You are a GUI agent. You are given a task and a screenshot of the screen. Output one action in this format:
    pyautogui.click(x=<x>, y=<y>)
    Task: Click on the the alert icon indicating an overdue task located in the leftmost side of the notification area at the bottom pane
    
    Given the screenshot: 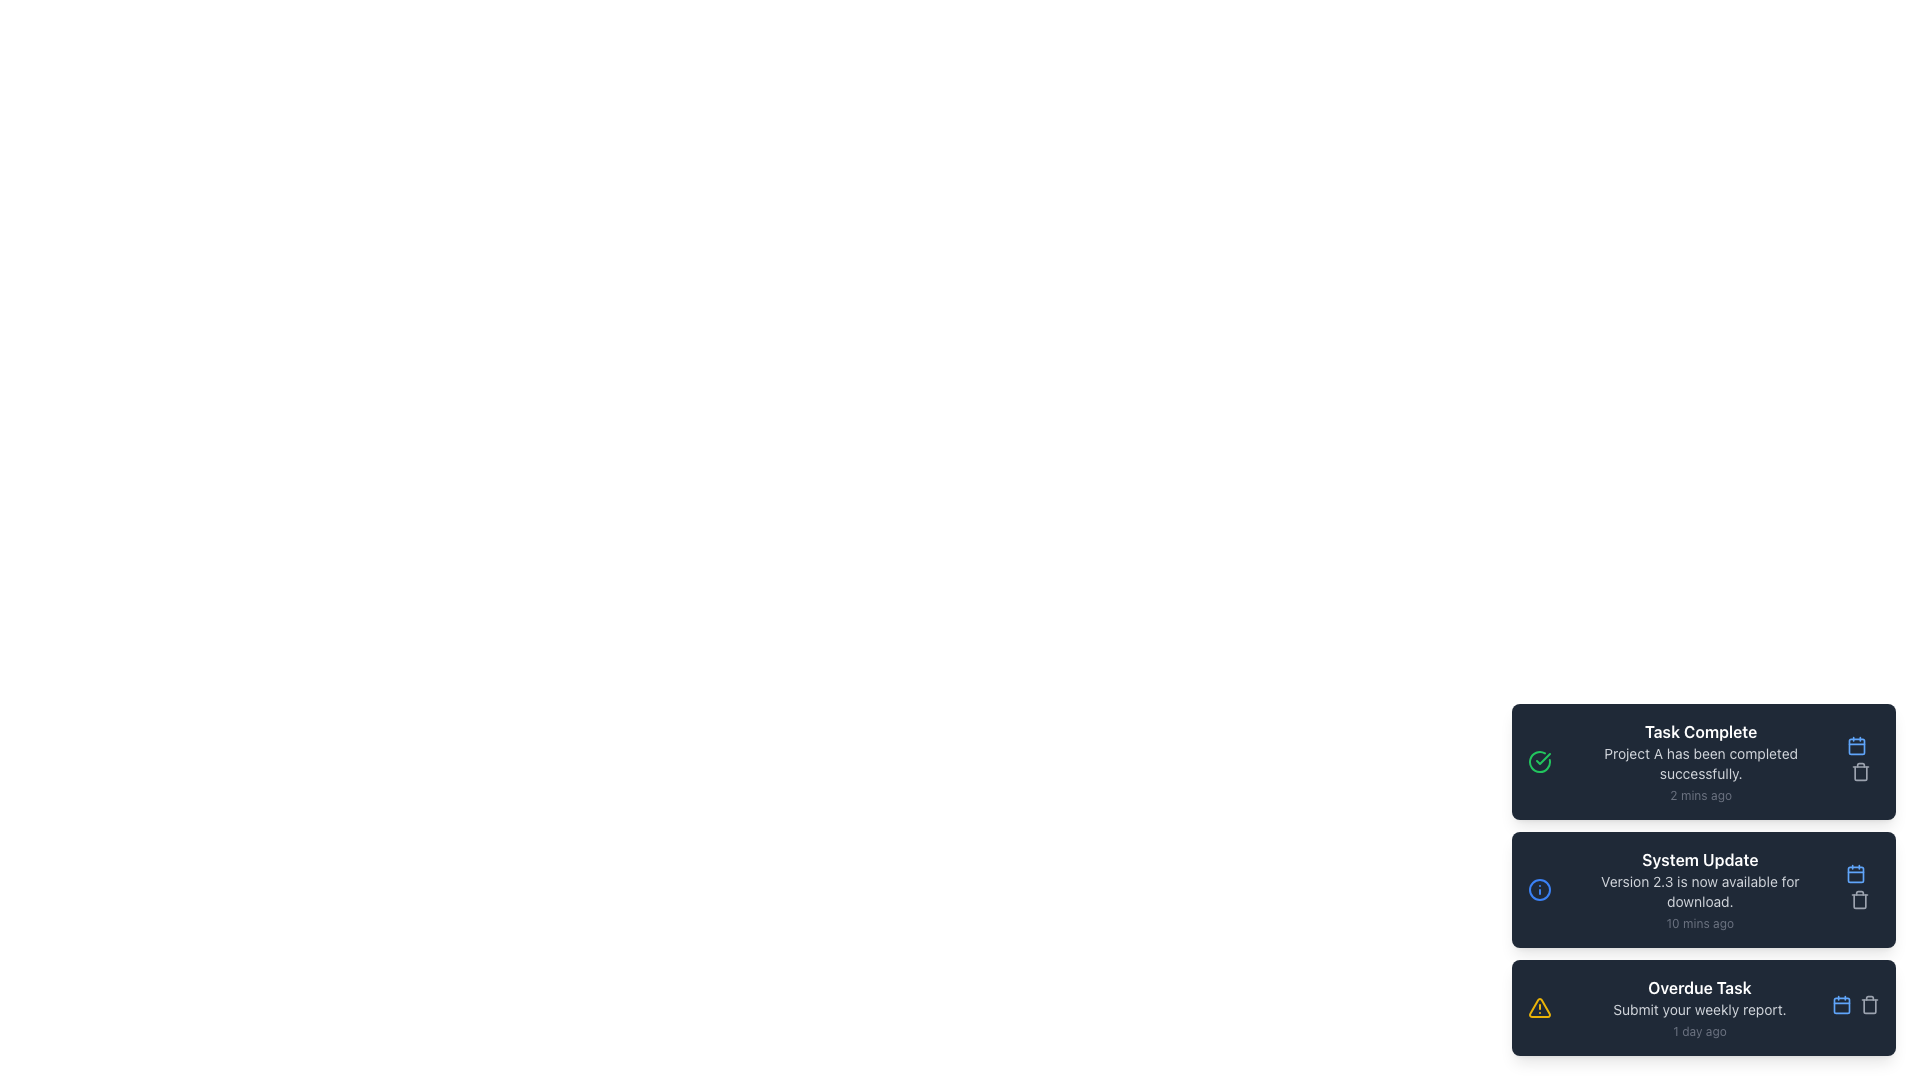 What is the action you would take?
    pyautogui.click(x=1539, y=1007)
    